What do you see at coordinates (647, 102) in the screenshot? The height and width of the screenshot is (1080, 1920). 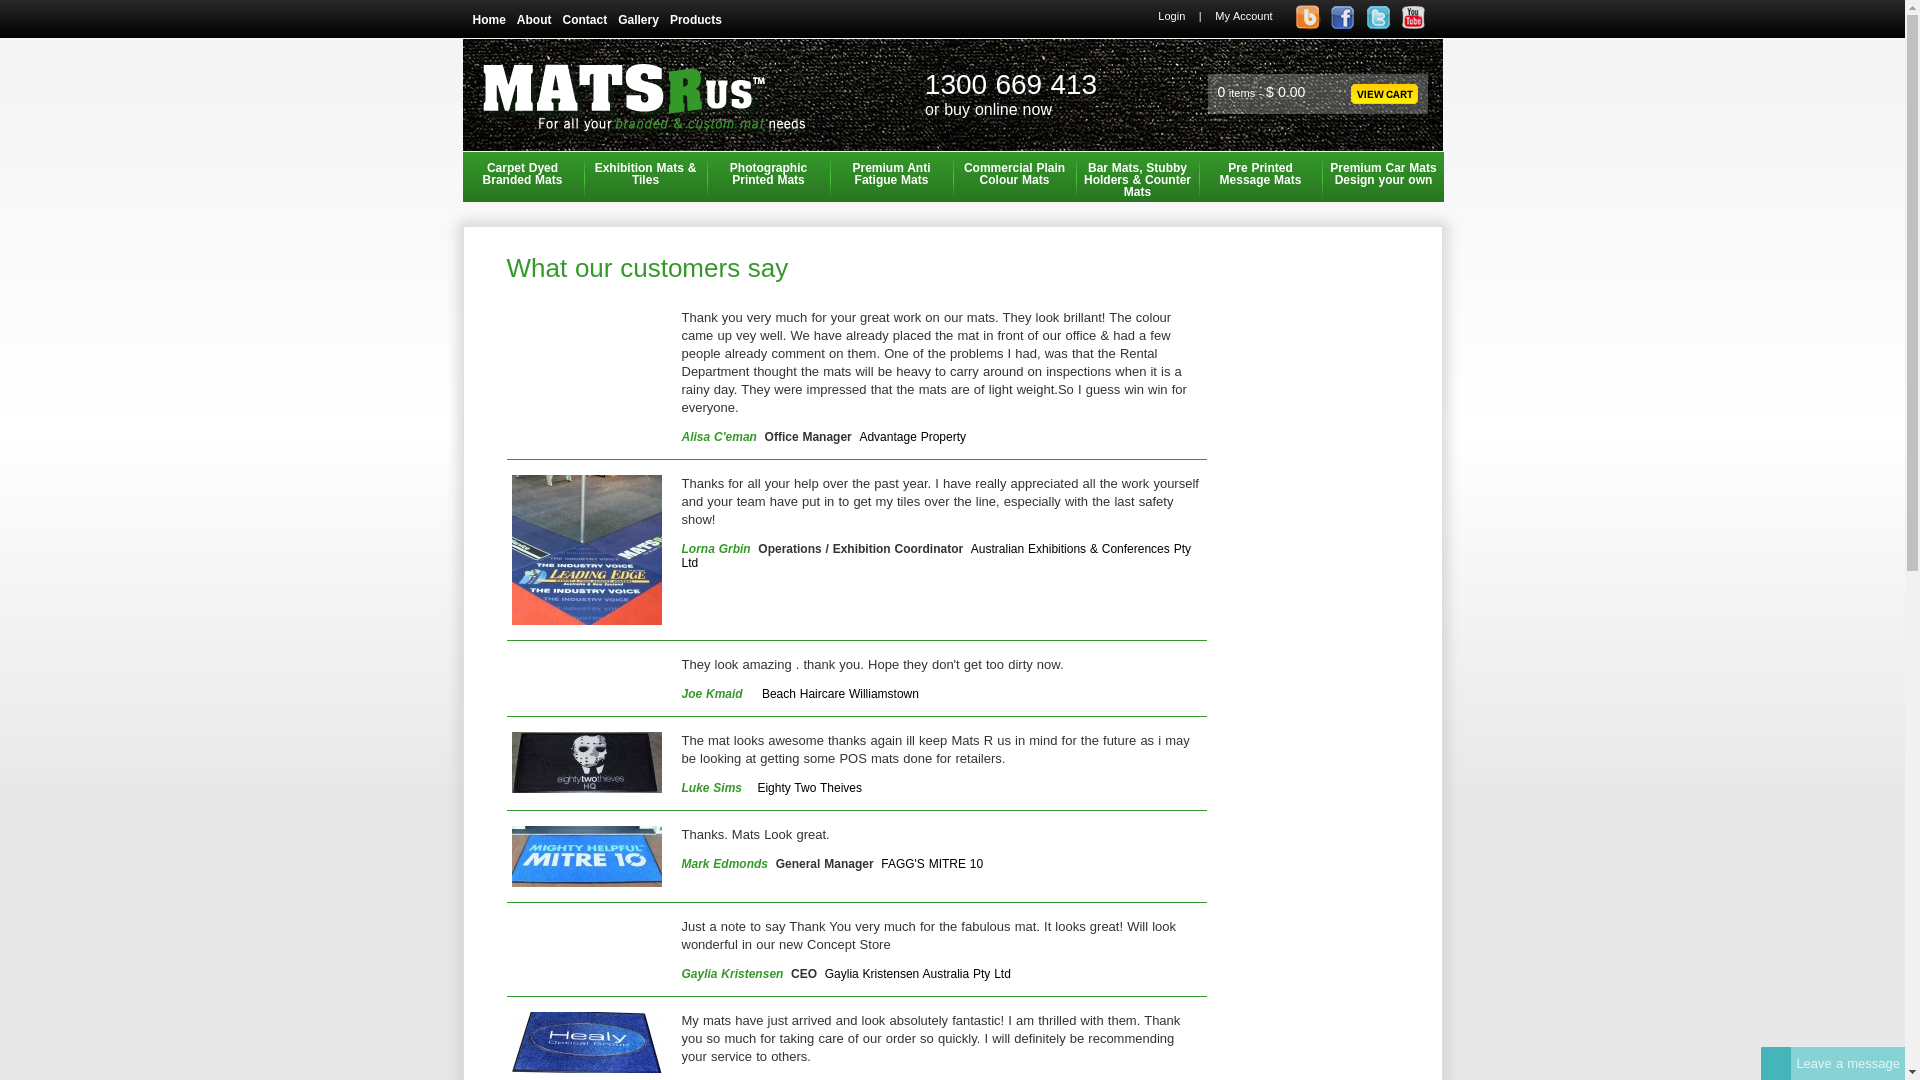 I see `'MatsRus logo - for all your branded & custome mat needs'` at bounding box center [647, 102].